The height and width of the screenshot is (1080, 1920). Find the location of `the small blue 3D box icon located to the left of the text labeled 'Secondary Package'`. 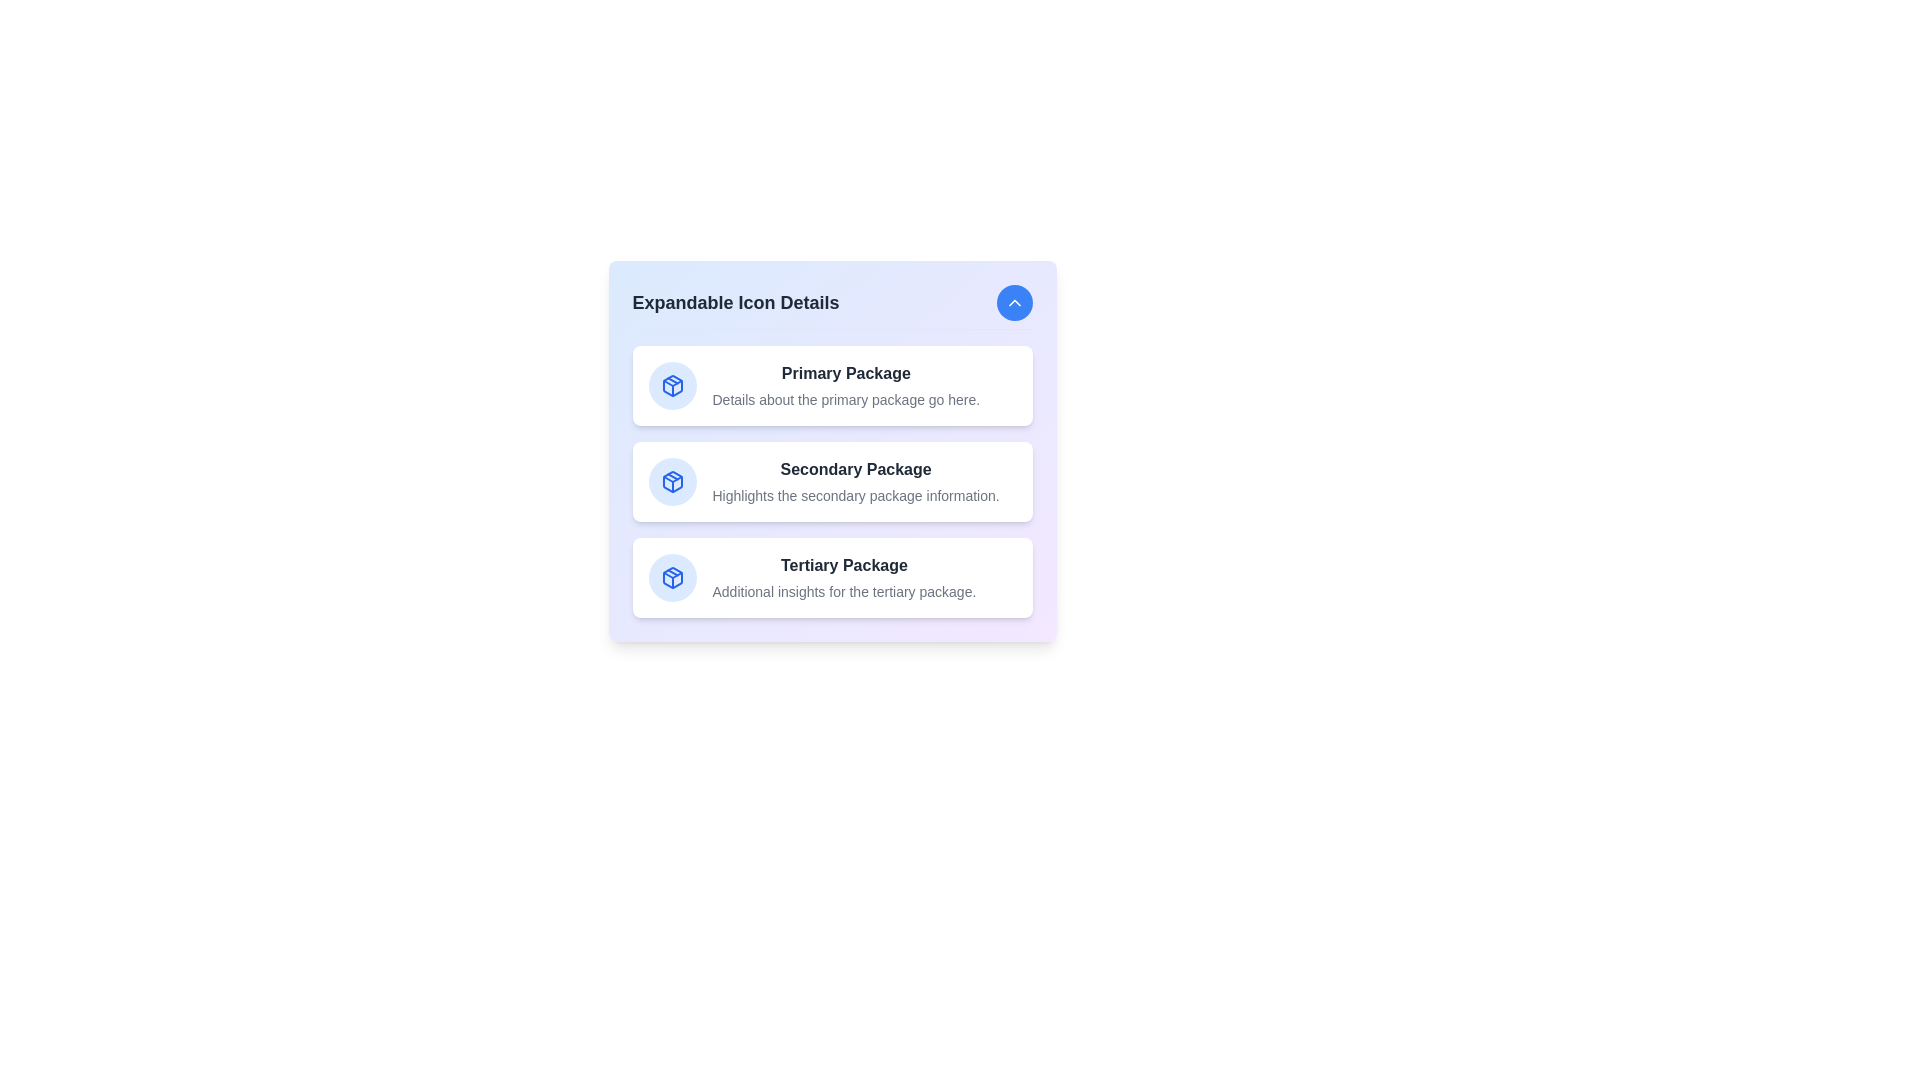

the small blue 3D box icon located to the left of the text labeled 'Secondary Package' is located at coordinates (672, 482).